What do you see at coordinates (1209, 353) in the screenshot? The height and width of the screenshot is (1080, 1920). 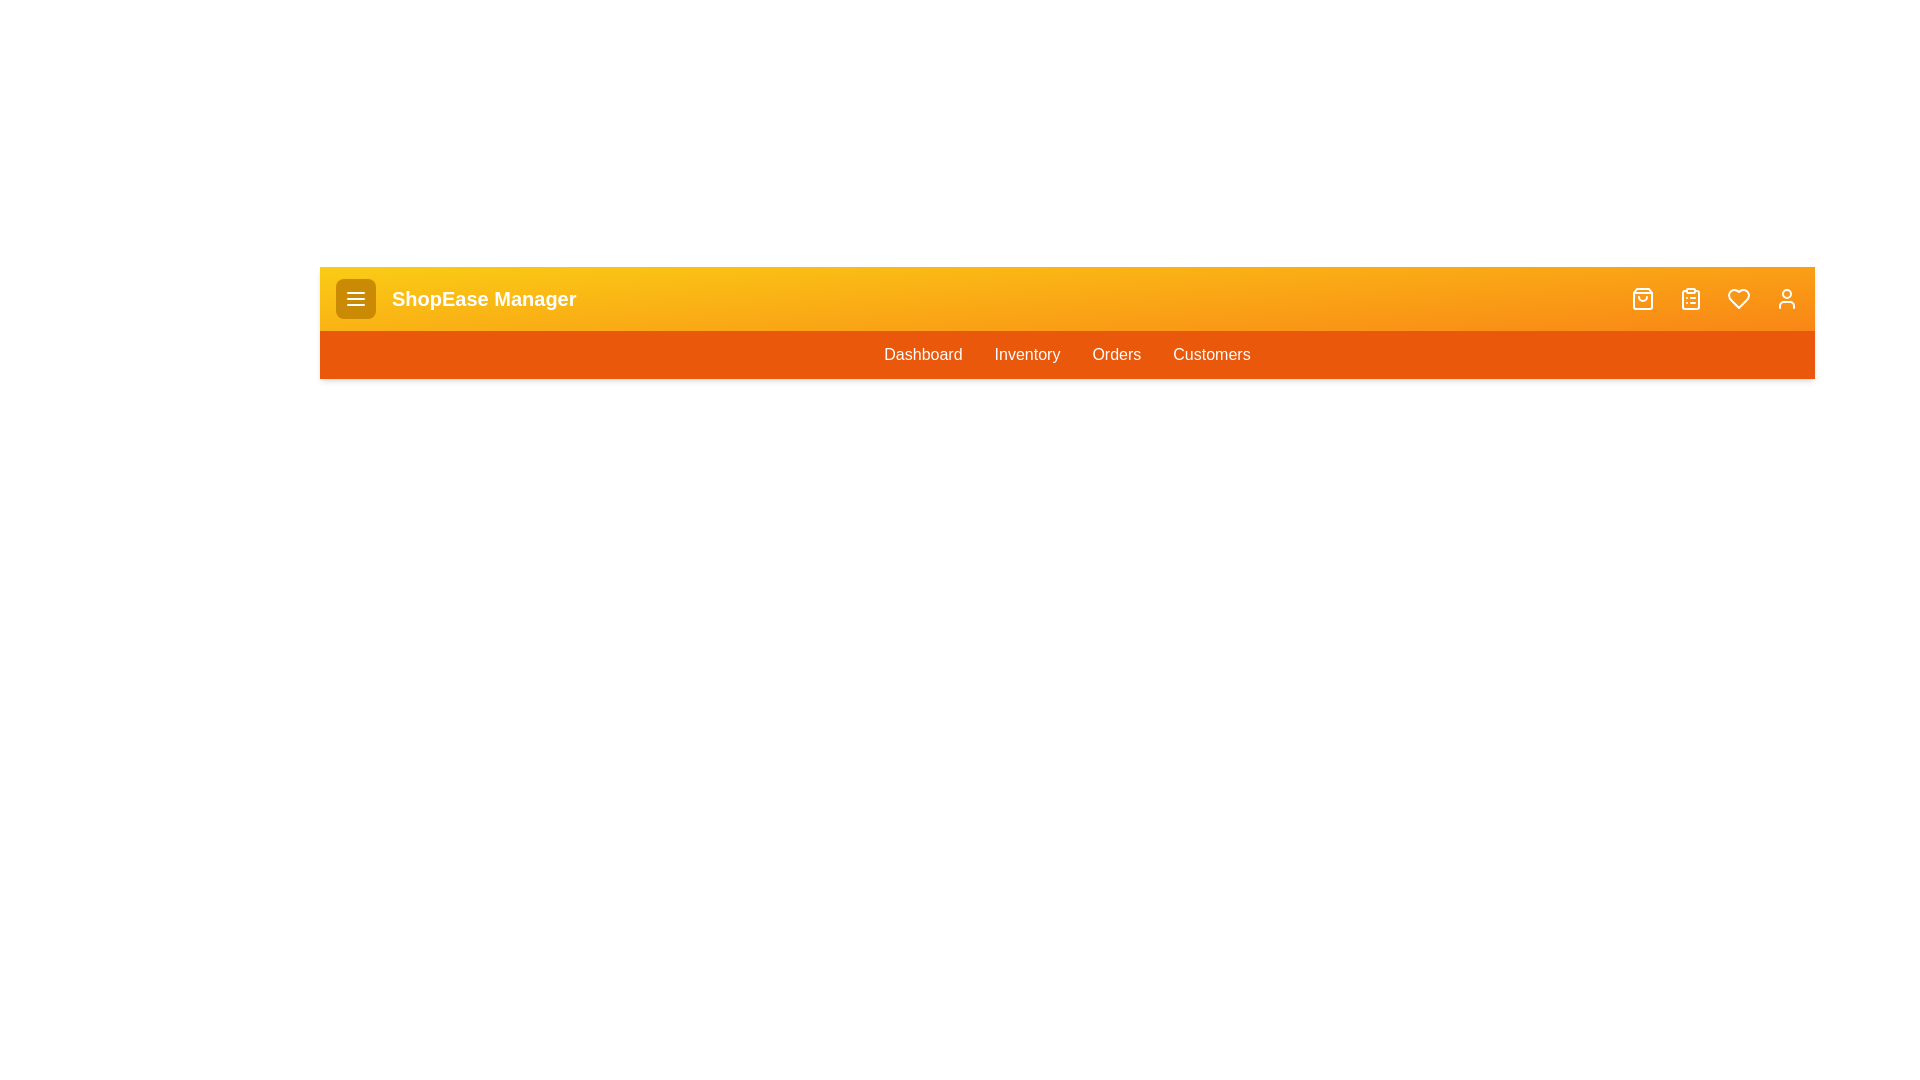 I see `the navigation link for Customers to navigate to the respective section` at bounding box center [1209, 353].